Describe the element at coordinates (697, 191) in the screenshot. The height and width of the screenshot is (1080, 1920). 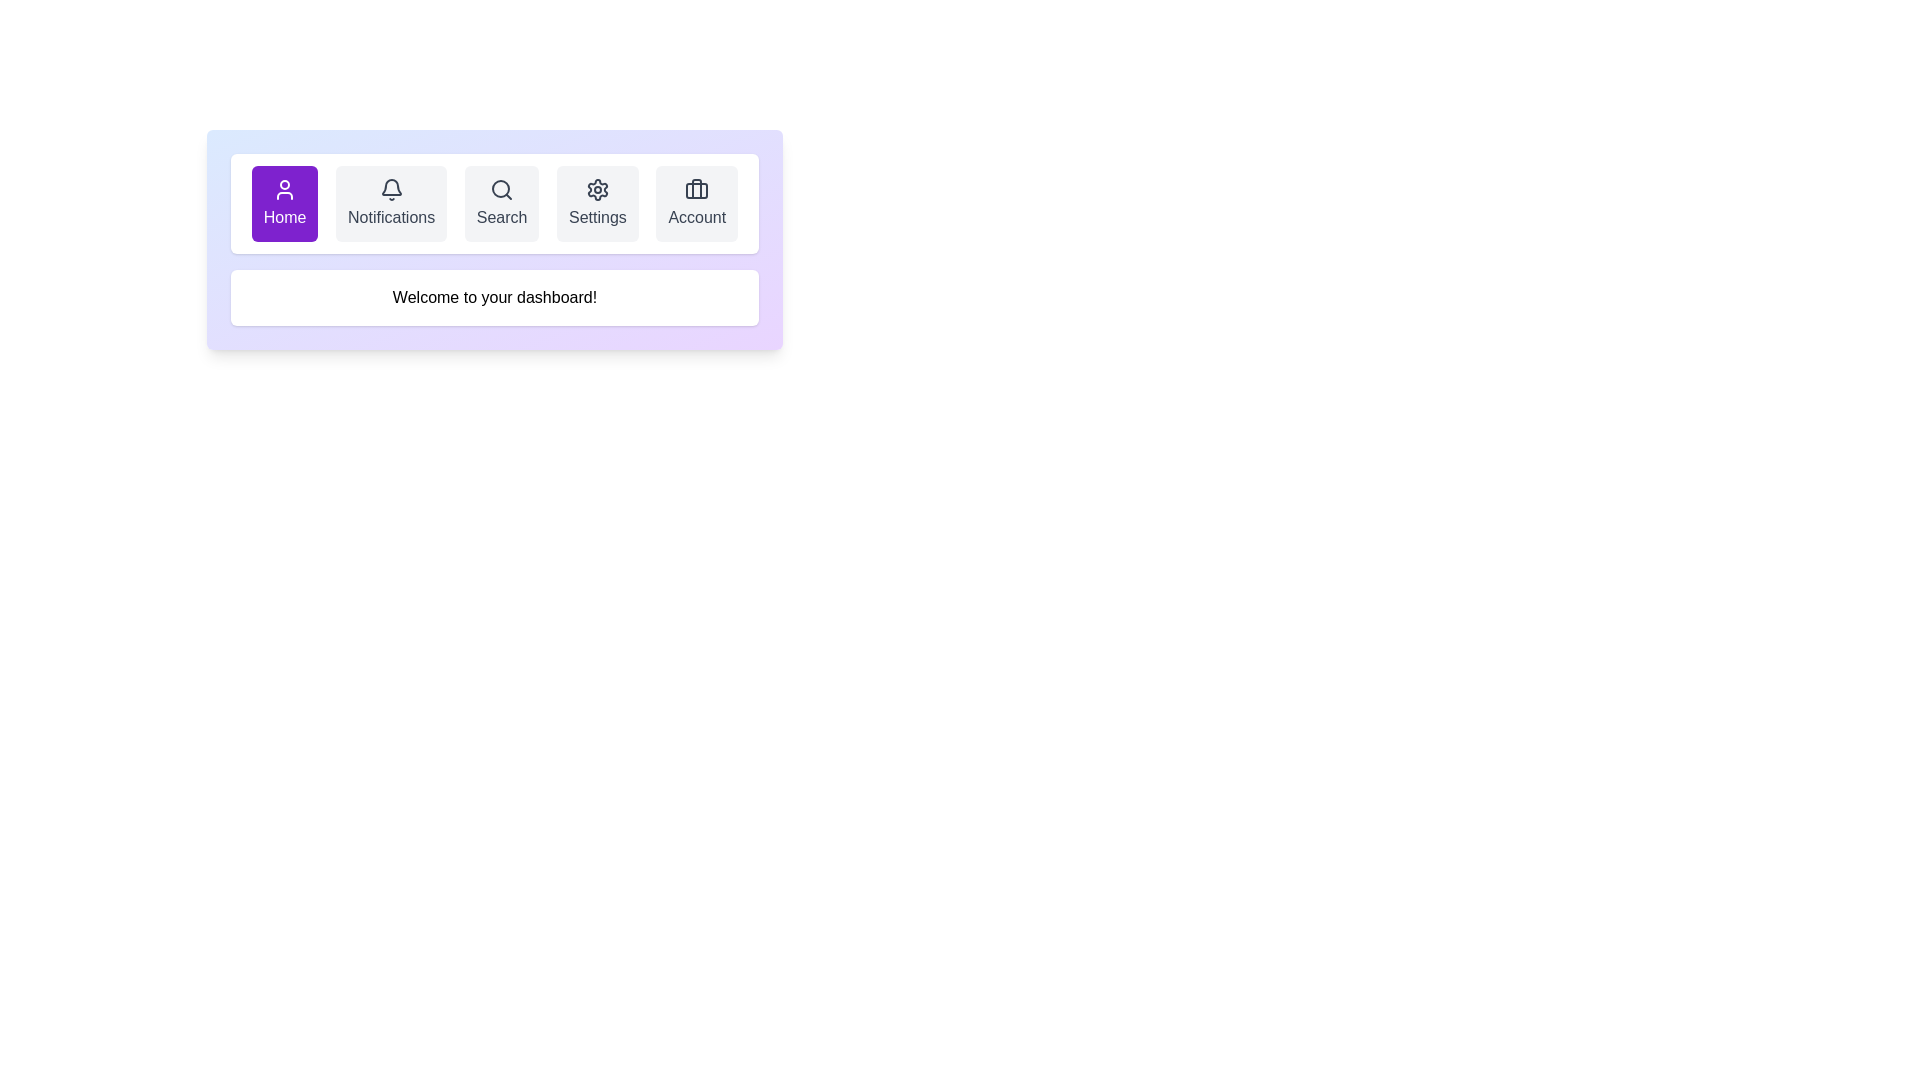
I see `the rectangular shape with rounded corners inside the 'Account' button's briefcase icon located in the top navigation bar` at that location.